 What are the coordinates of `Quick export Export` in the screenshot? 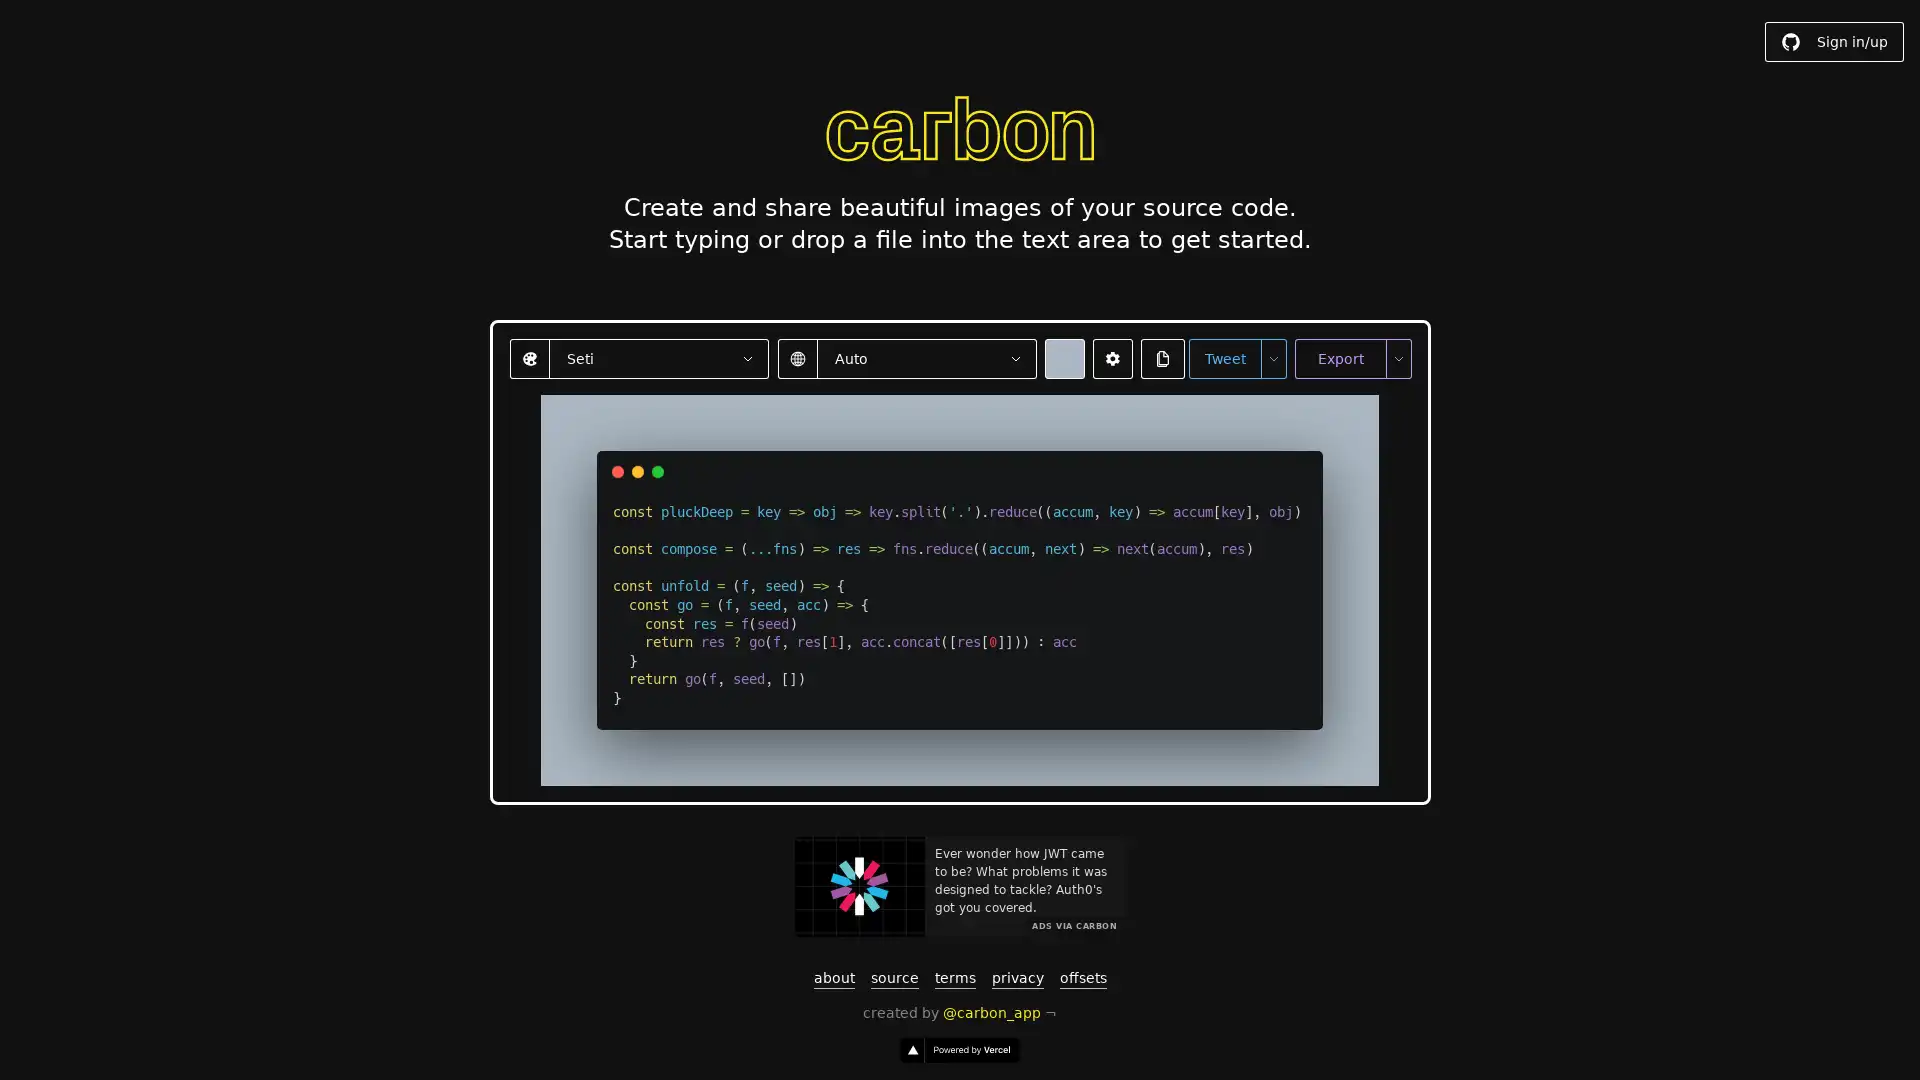 It's located at (1339, 357).